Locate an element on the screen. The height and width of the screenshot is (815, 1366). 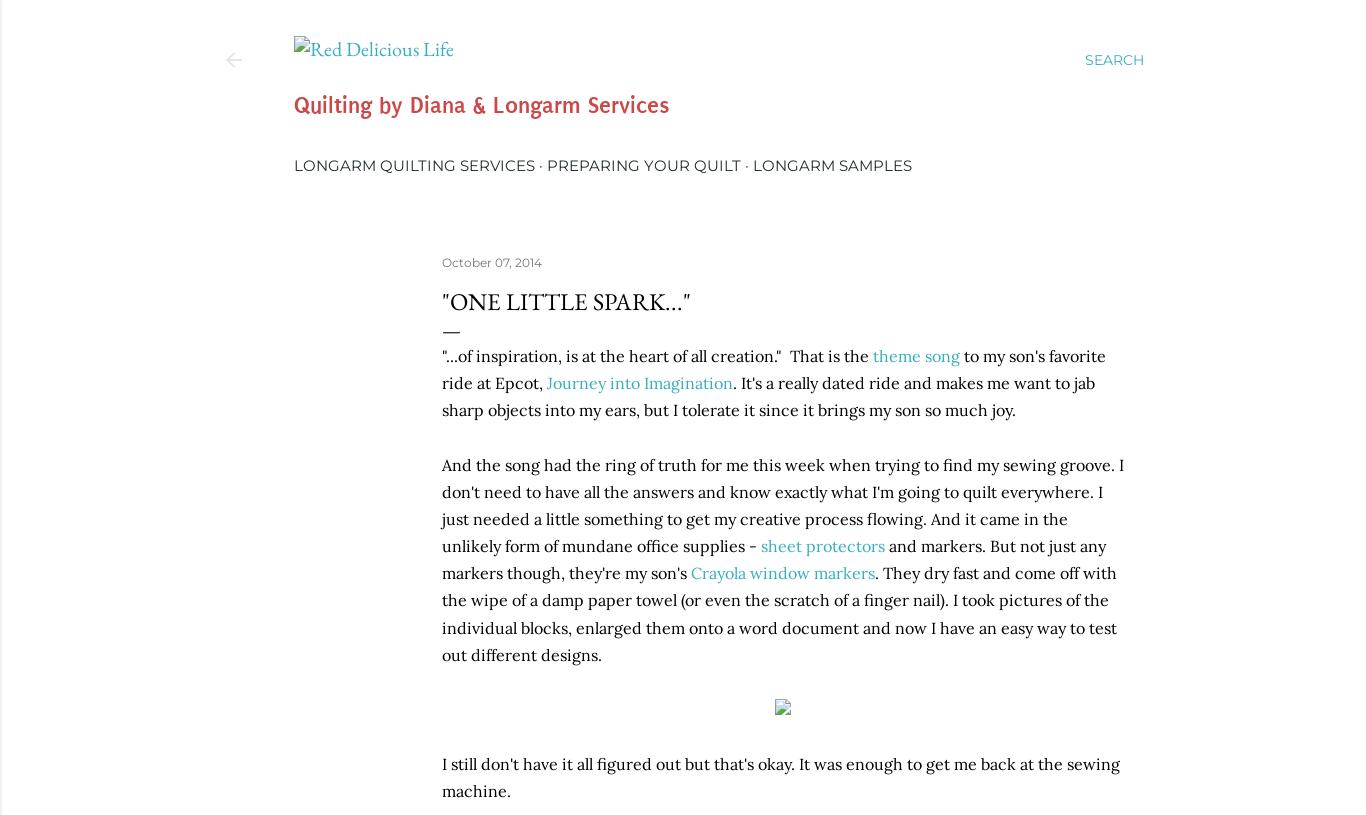
'Tutorials, Tips & Tricks' is located at coordinates (667, 194).